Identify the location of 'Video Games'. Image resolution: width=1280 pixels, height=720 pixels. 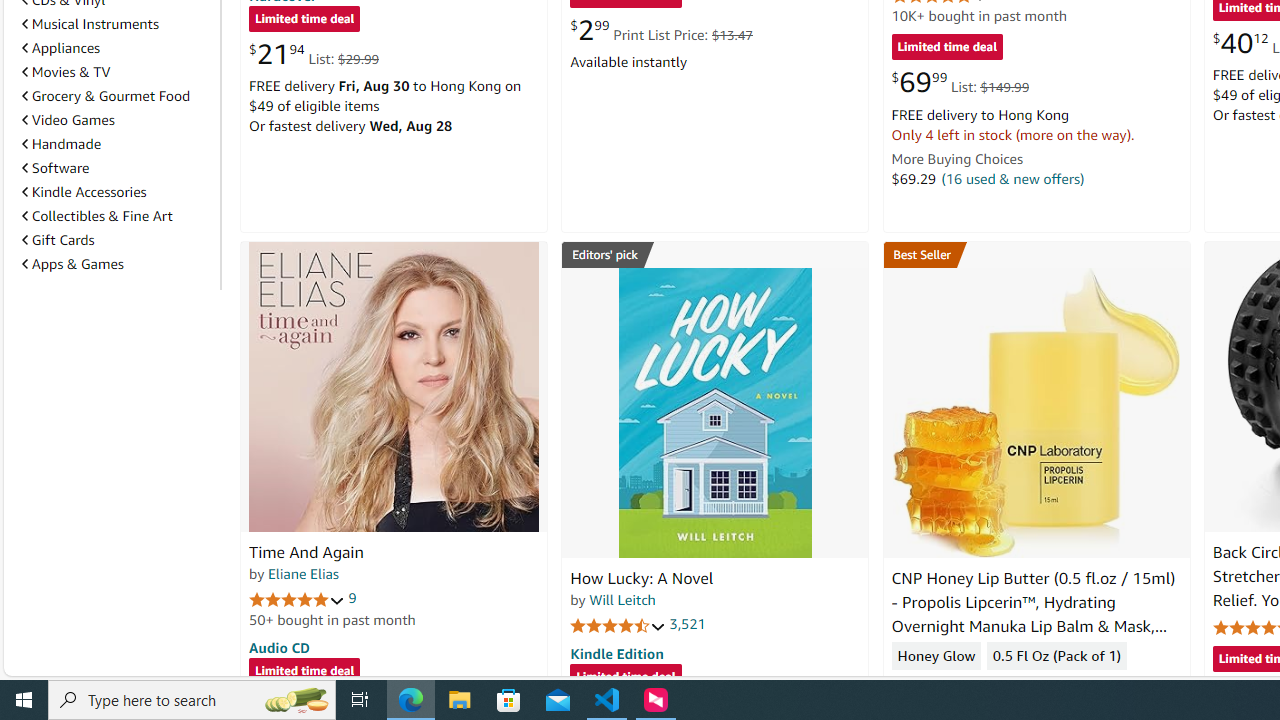
(116, 120).